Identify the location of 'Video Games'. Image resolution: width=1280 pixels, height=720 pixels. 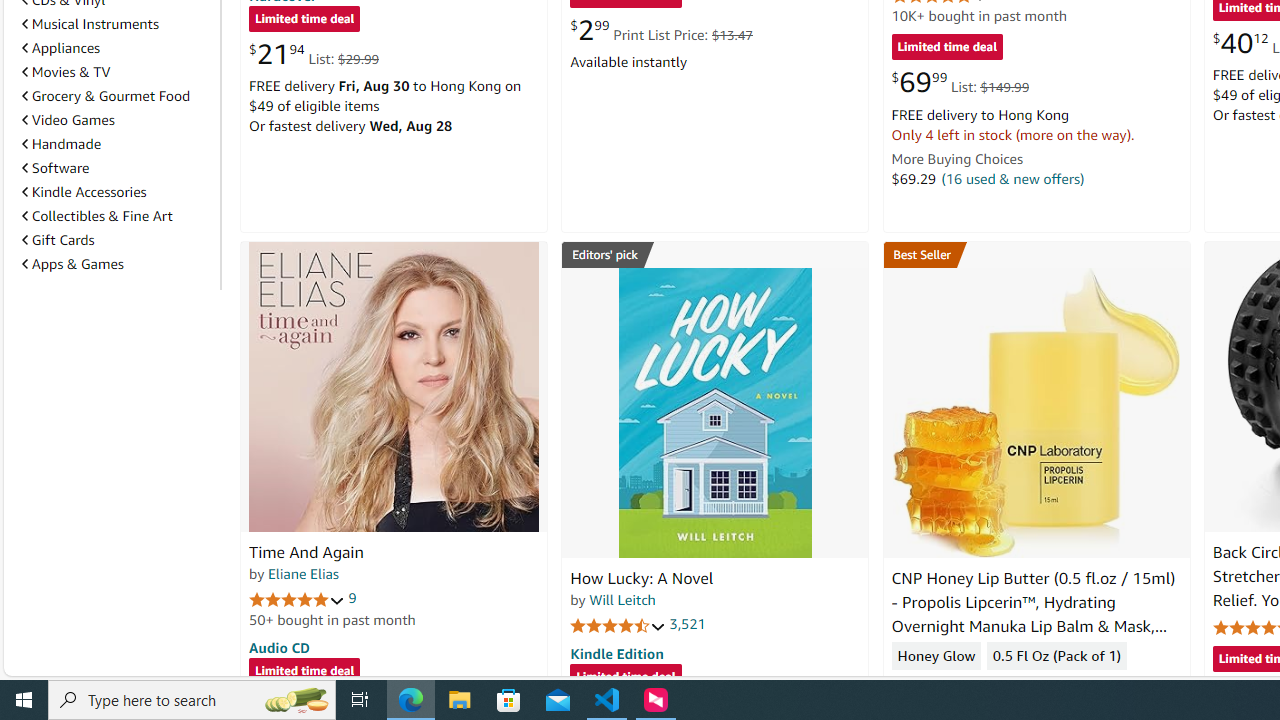
(116, 120).